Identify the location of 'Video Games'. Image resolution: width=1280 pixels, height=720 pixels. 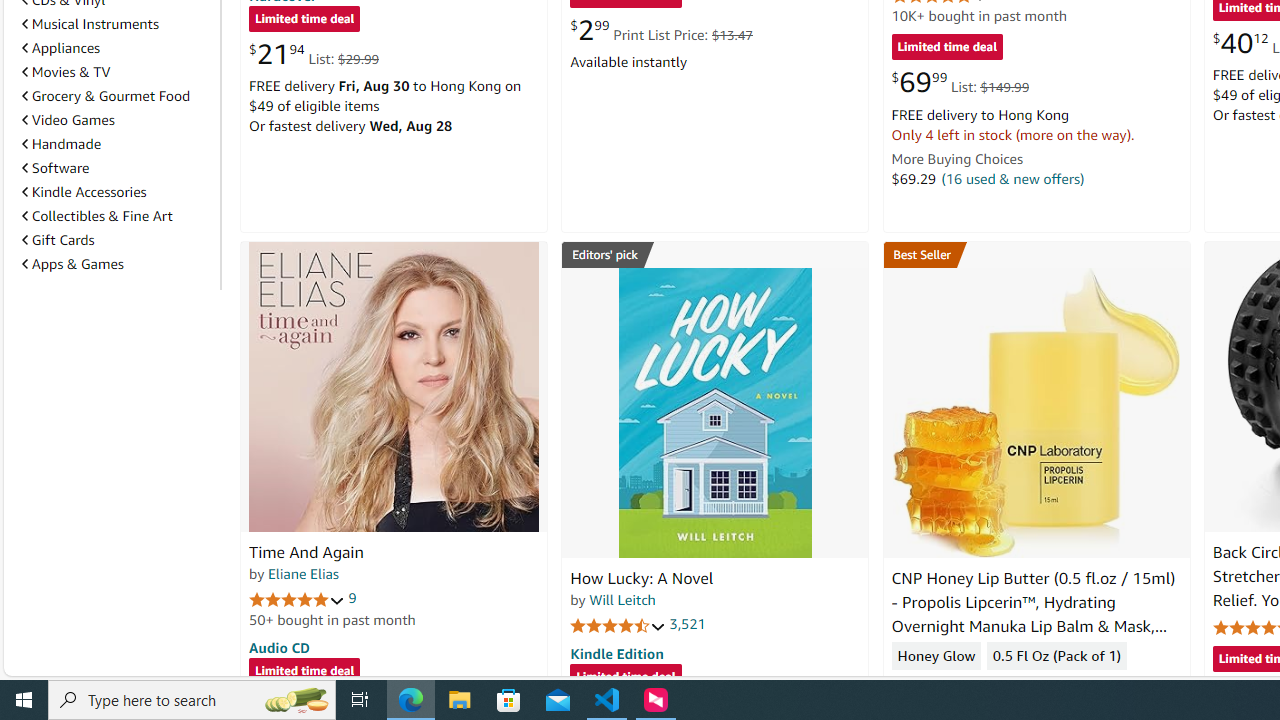
(116, 120).